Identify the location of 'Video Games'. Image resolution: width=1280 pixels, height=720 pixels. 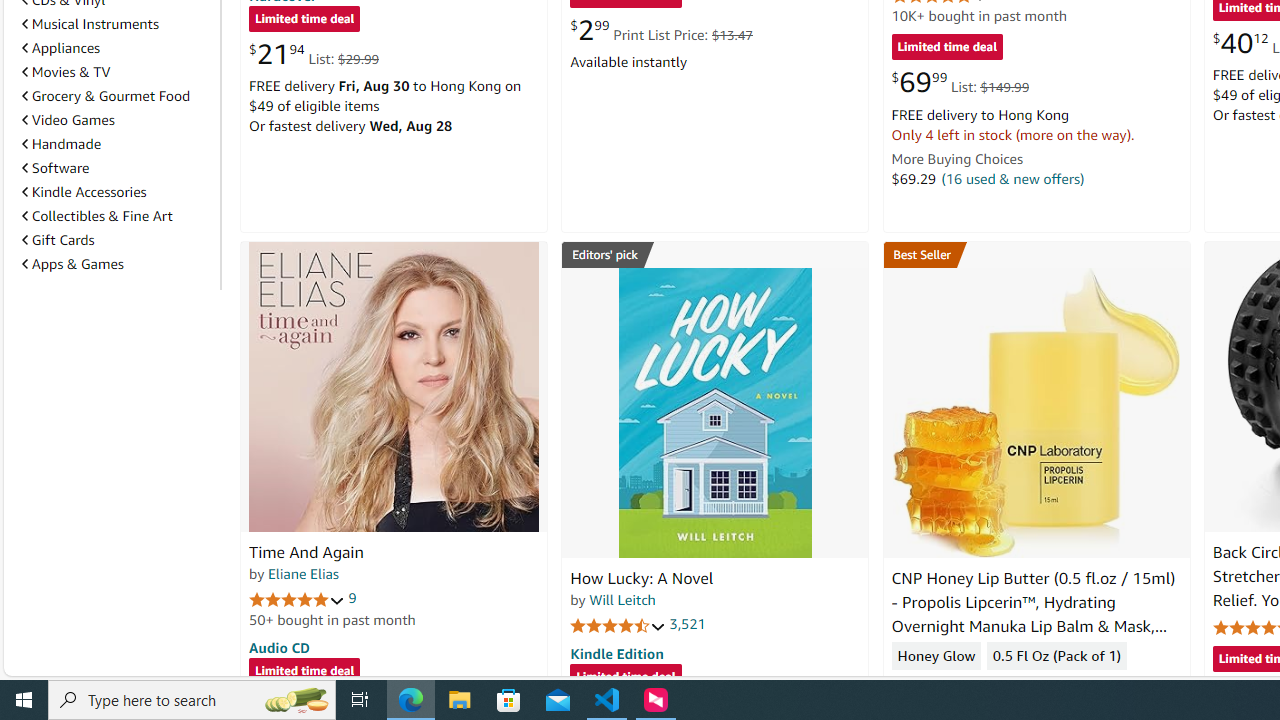
(116, 120).